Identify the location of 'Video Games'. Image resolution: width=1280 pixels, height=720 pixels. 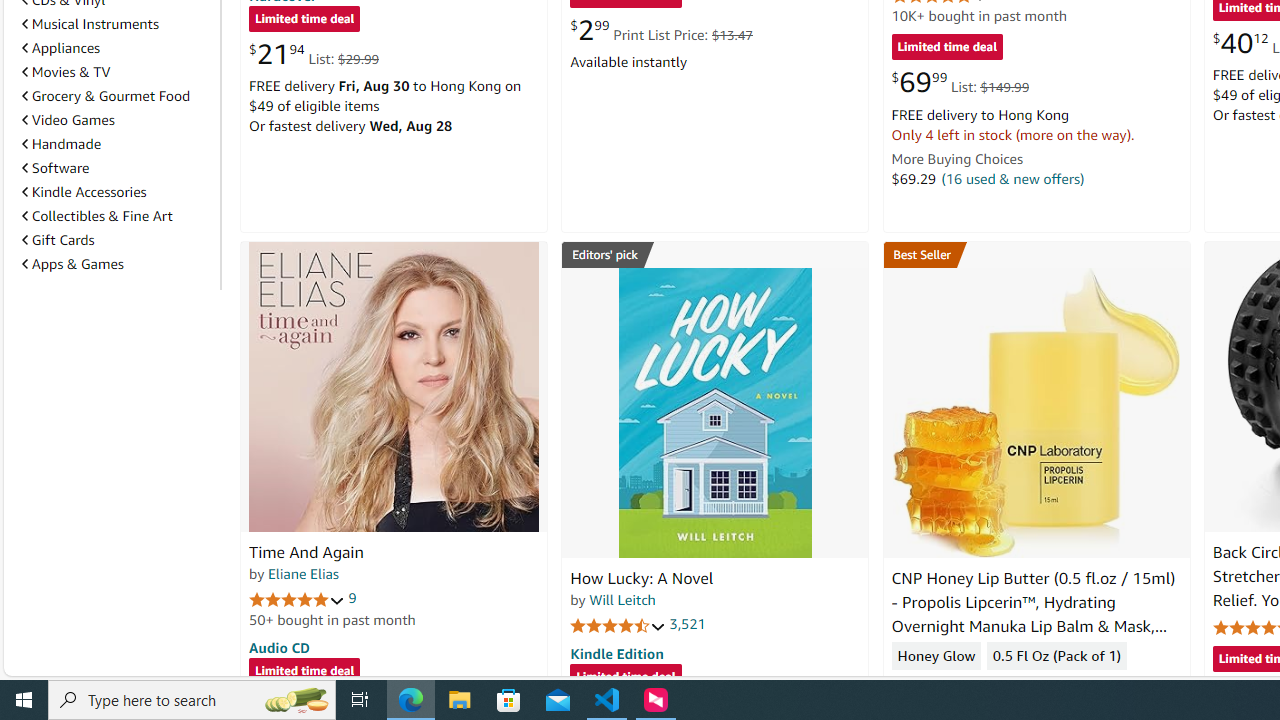
(116, 120).